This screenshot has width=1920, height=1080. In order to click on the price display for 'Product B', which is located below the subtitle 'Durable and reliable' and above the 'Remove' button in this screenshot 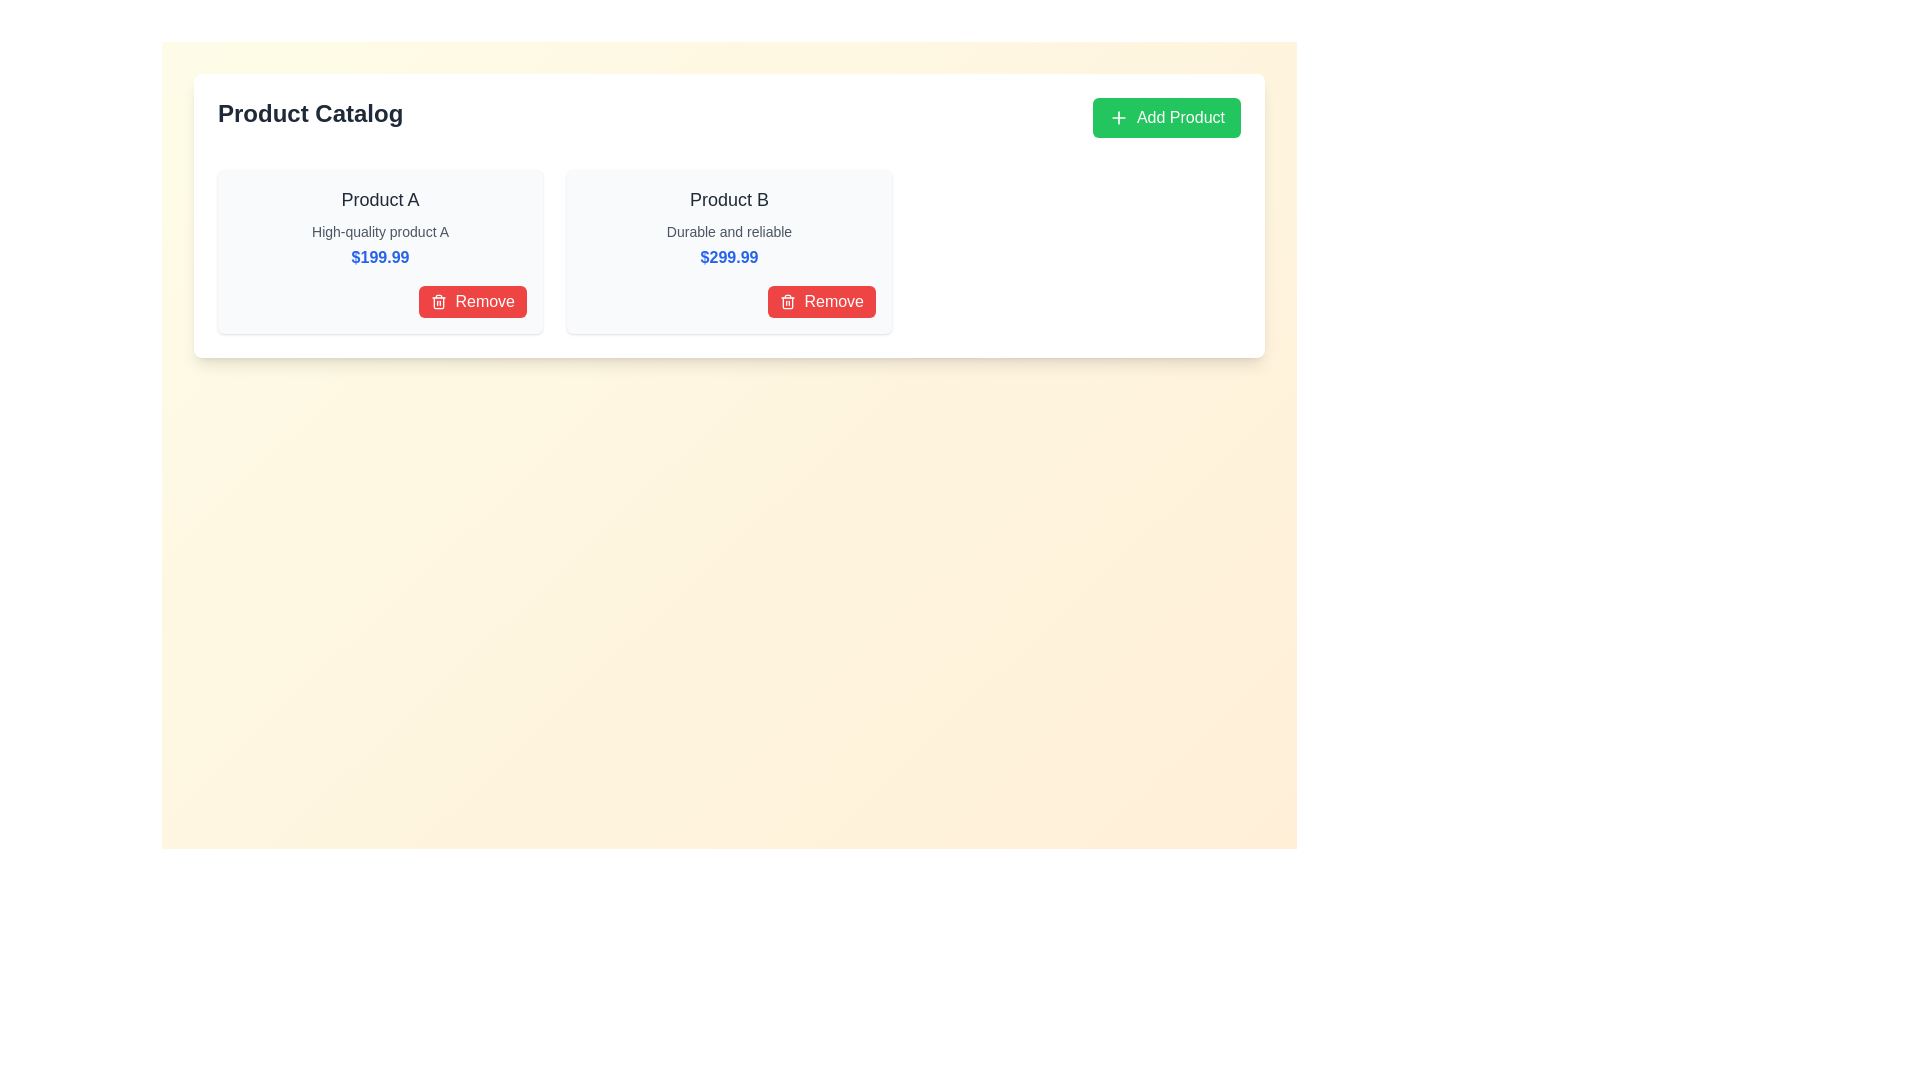, I will do `click(728, 257)`.